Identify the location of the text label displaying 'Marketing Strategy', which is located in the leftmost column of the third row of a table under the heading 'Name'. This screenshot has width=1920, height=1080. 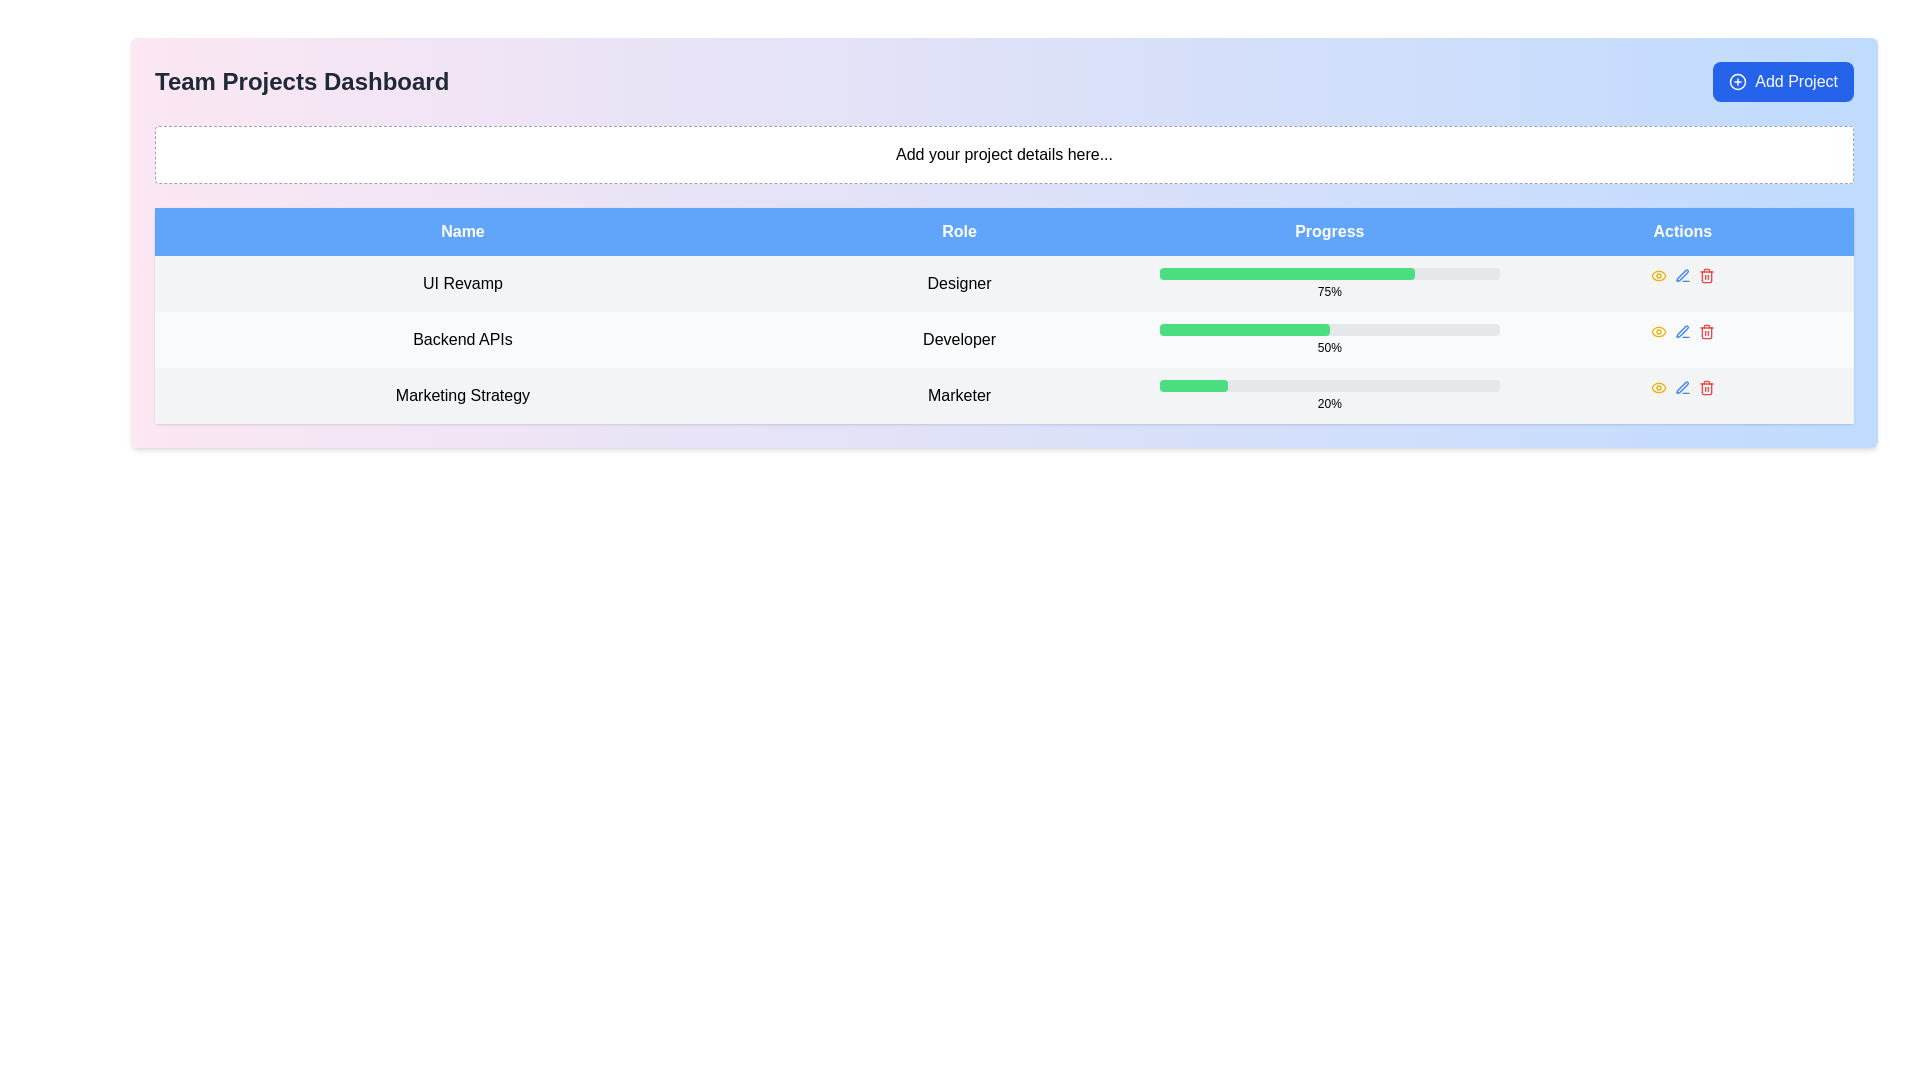
(461, 396).